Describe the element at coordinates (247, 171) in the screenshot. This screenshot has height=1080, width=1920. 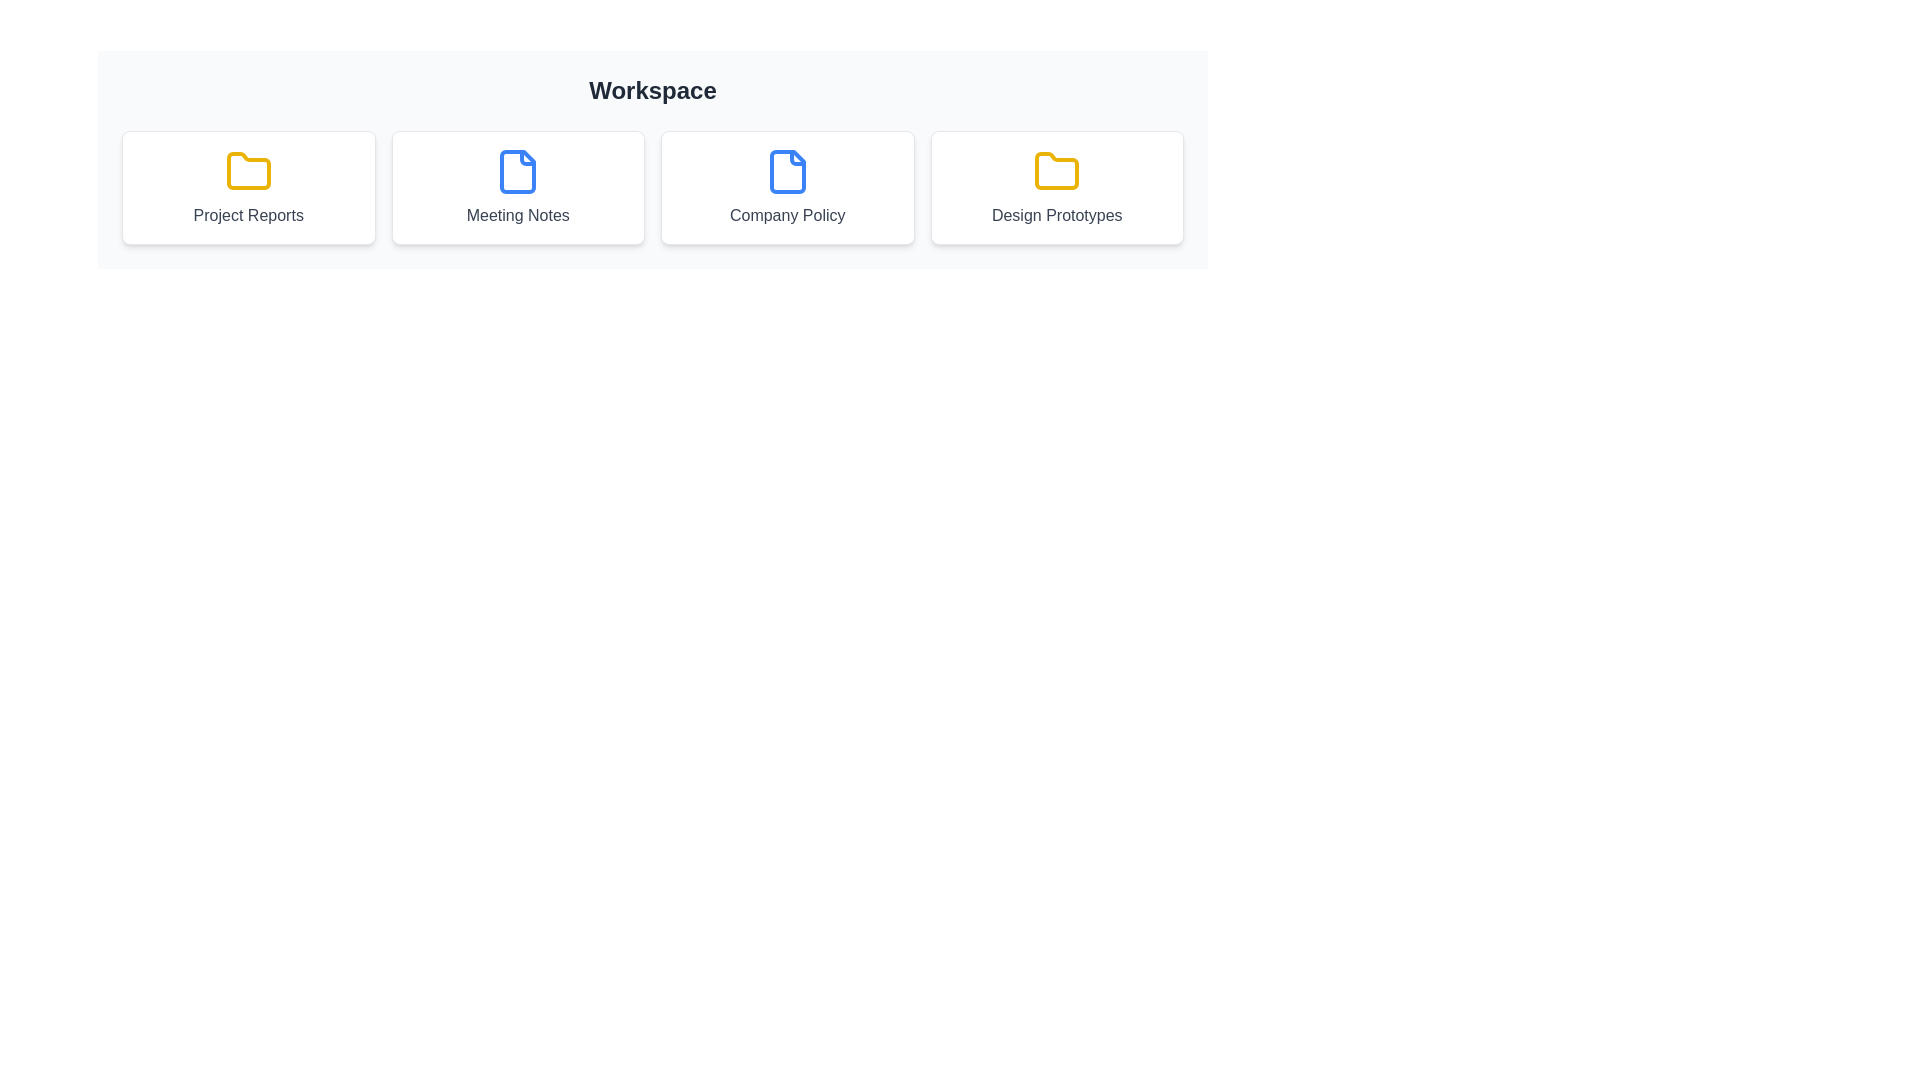
I see `the yellow folder icon in the 'Project Reports' card layout, which is located in the top-left corner of the card and labeled 'Project Reports'` at that location.